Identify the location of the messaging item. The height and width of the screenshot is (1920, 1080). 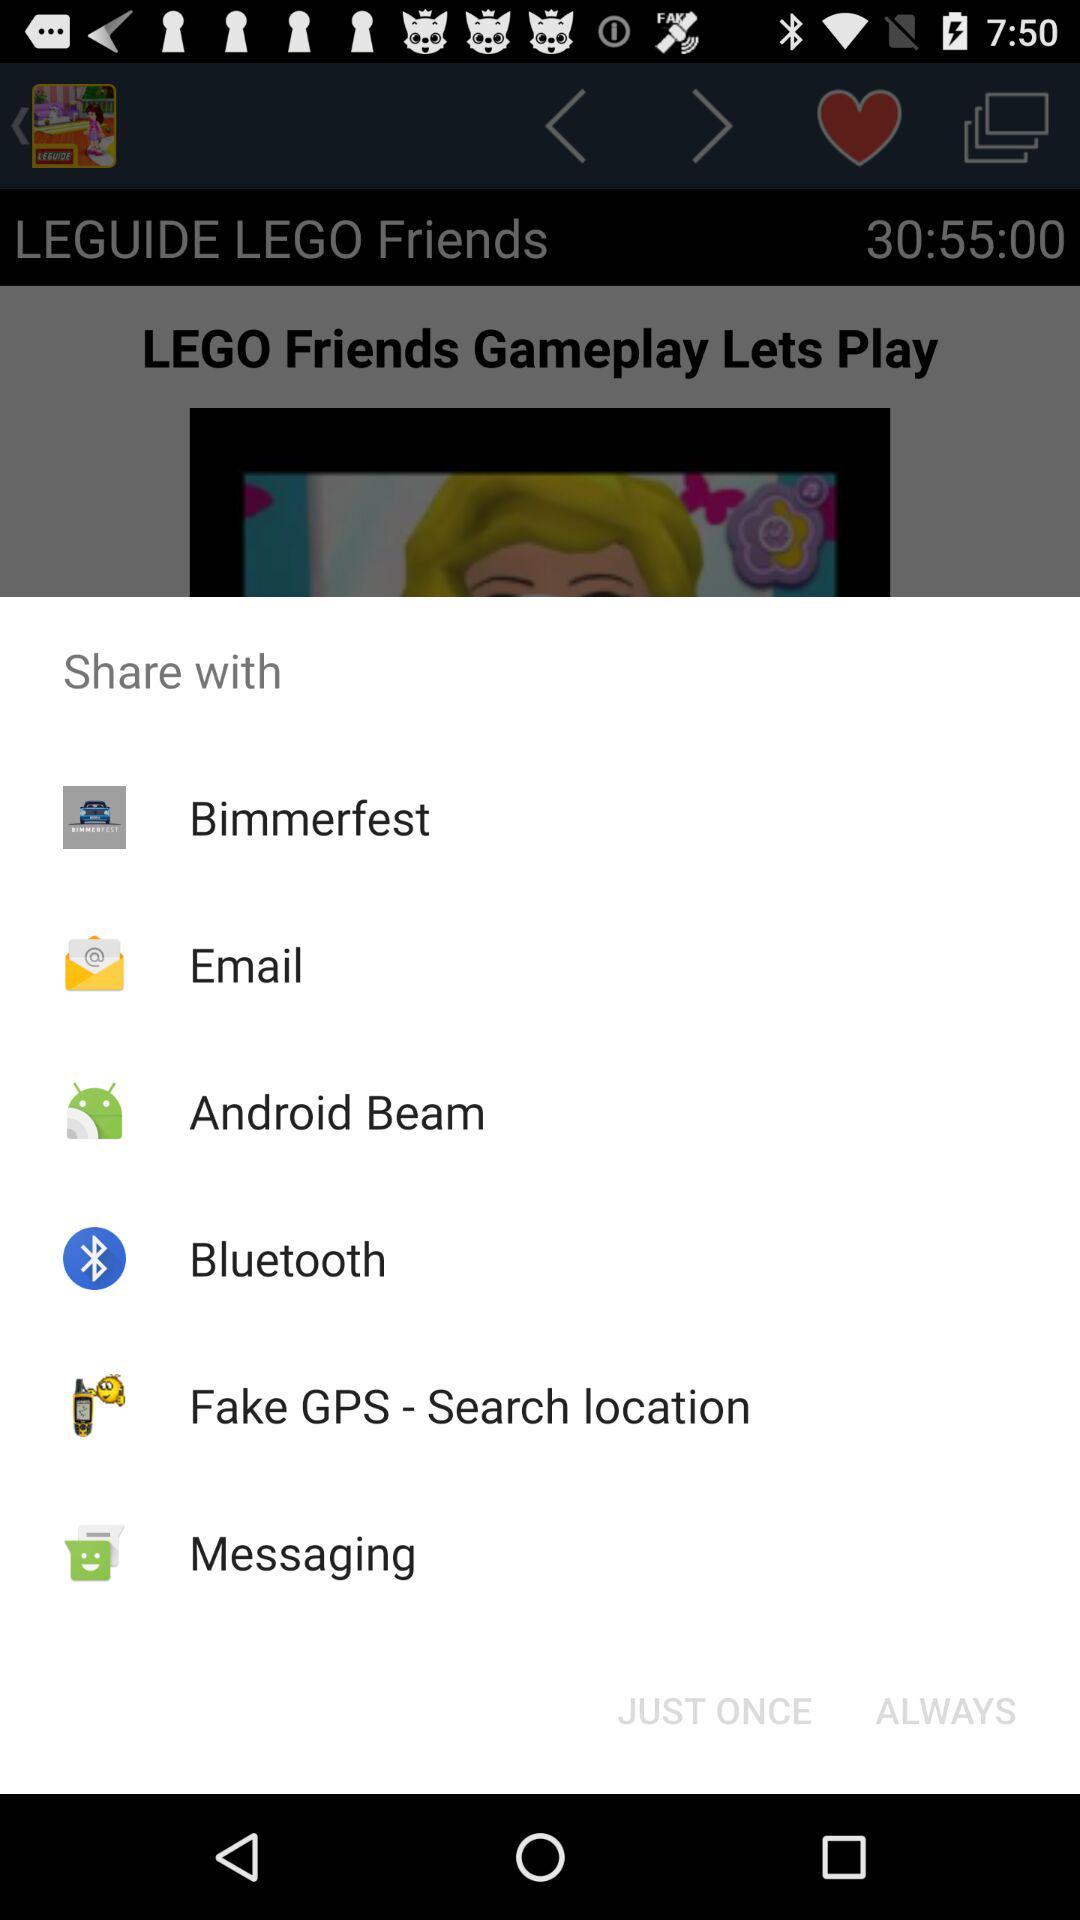
(303, 1551).